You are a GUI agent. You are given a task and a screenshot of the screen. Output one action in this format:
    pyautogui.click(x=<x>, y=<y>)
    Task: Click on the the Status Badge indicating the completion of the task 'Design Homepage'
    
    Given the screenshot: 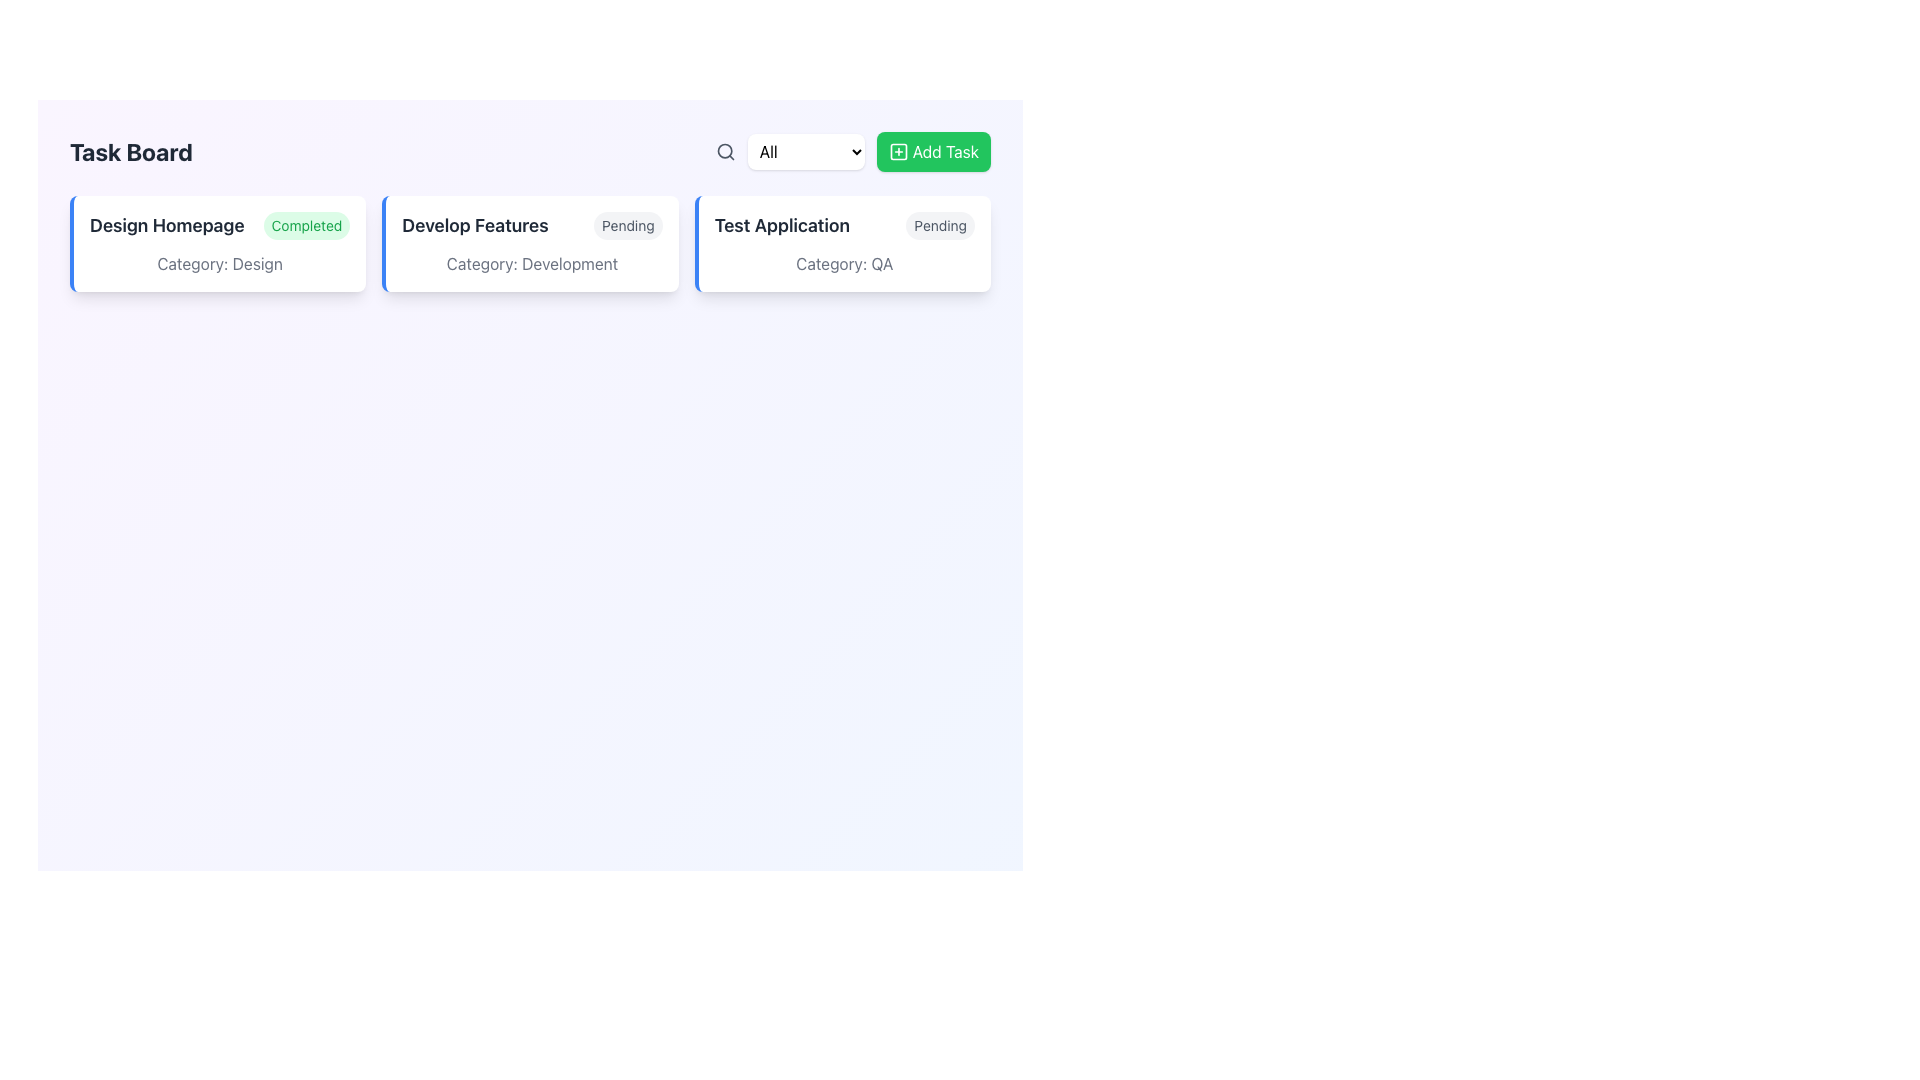 What is the action you would take?
    pyautogui.click(x=306, y=225)
    